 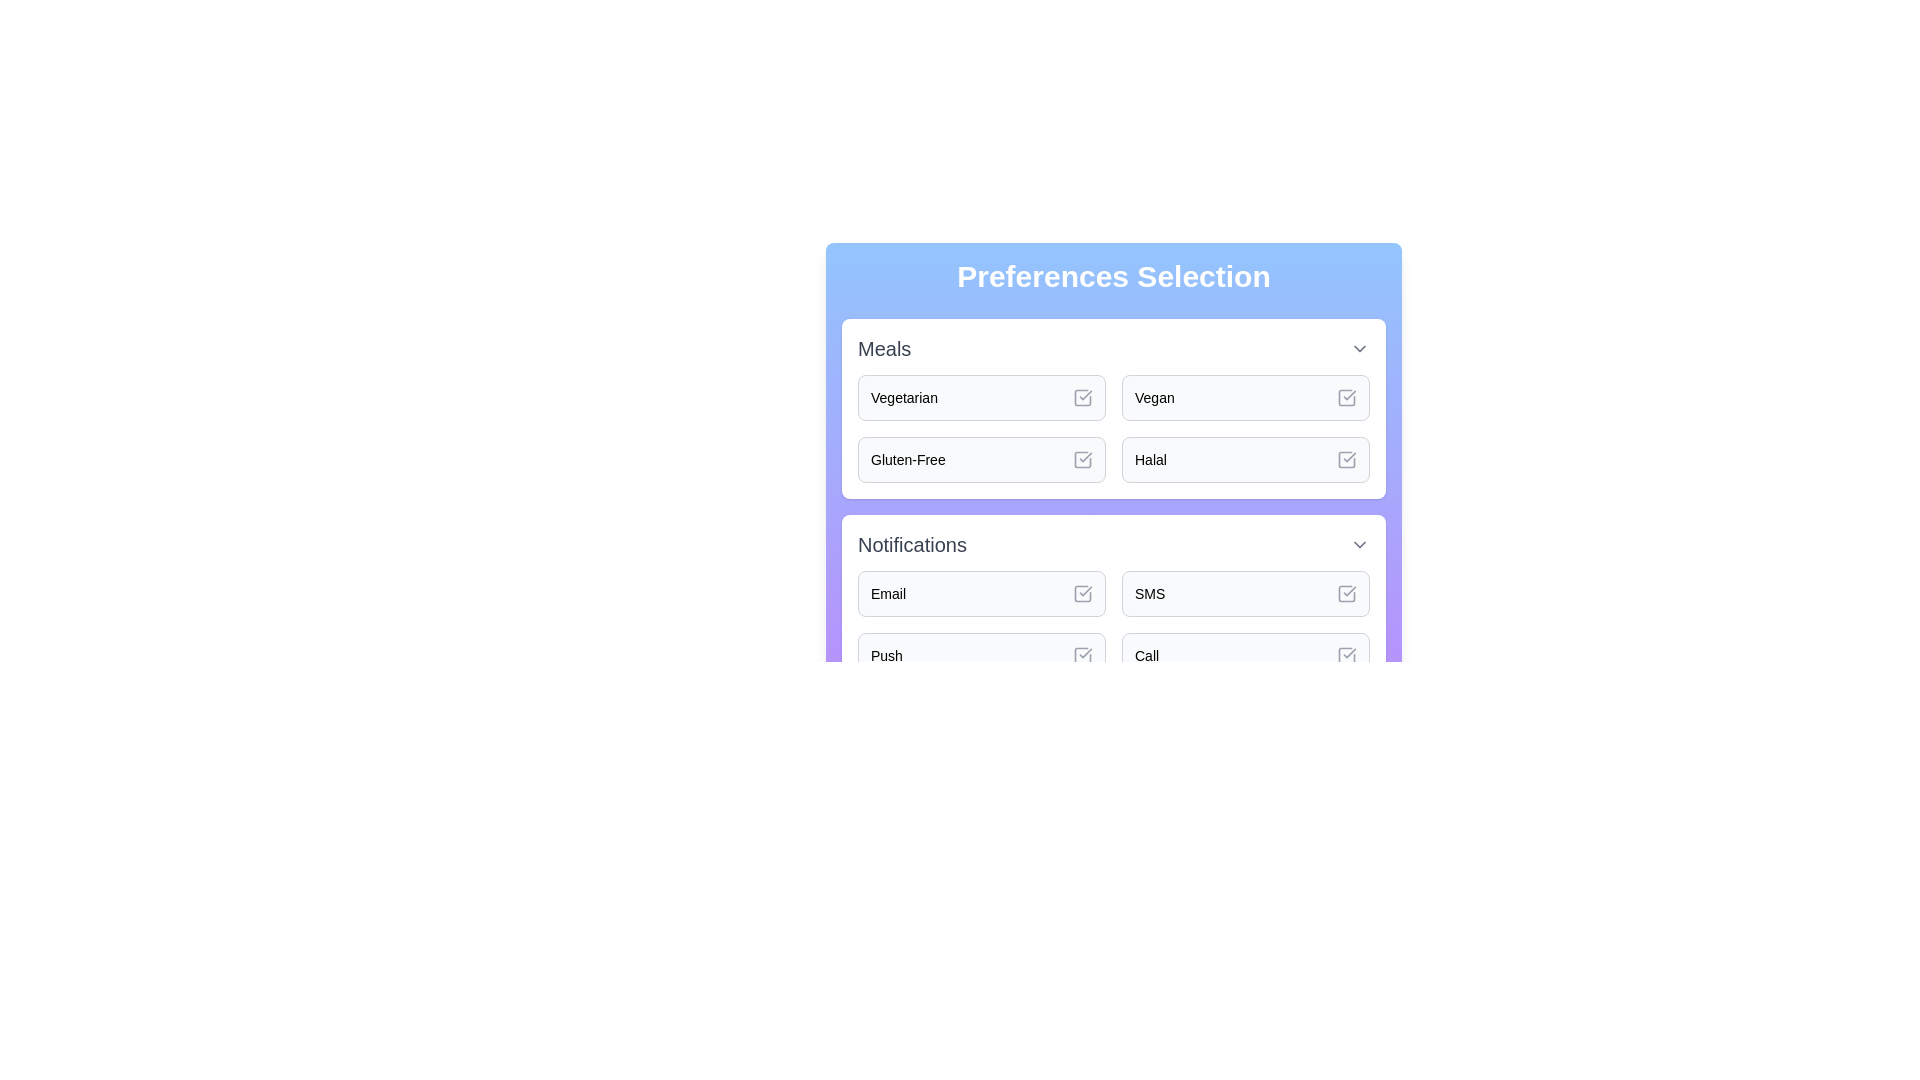 What do you see at coordinates (1359, 347) in the screenshot?
I see `the dropdown toggle icon located at the top-right corner of the 'Meals' section` at bounding box center [1359, 347].